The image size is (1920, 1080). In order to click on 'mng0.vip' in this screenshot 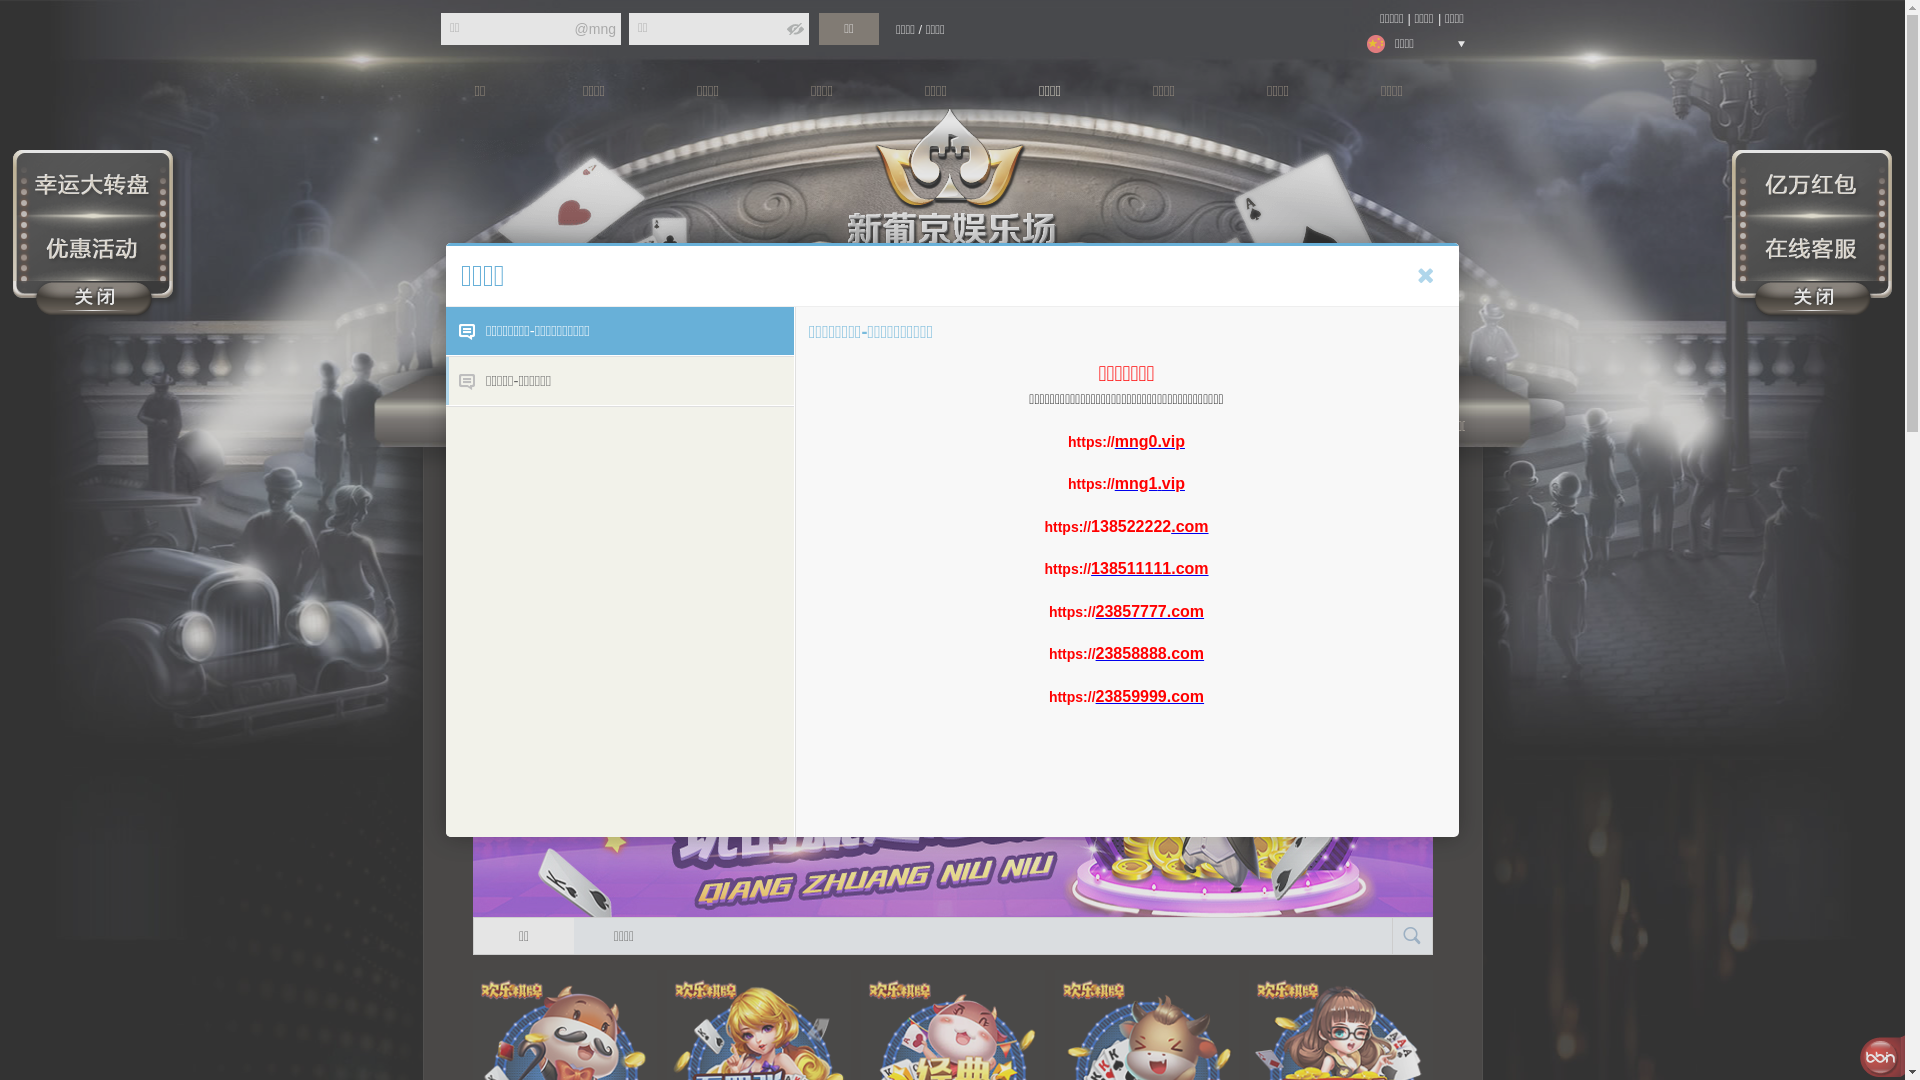, I will do `click(1150, 439)`.